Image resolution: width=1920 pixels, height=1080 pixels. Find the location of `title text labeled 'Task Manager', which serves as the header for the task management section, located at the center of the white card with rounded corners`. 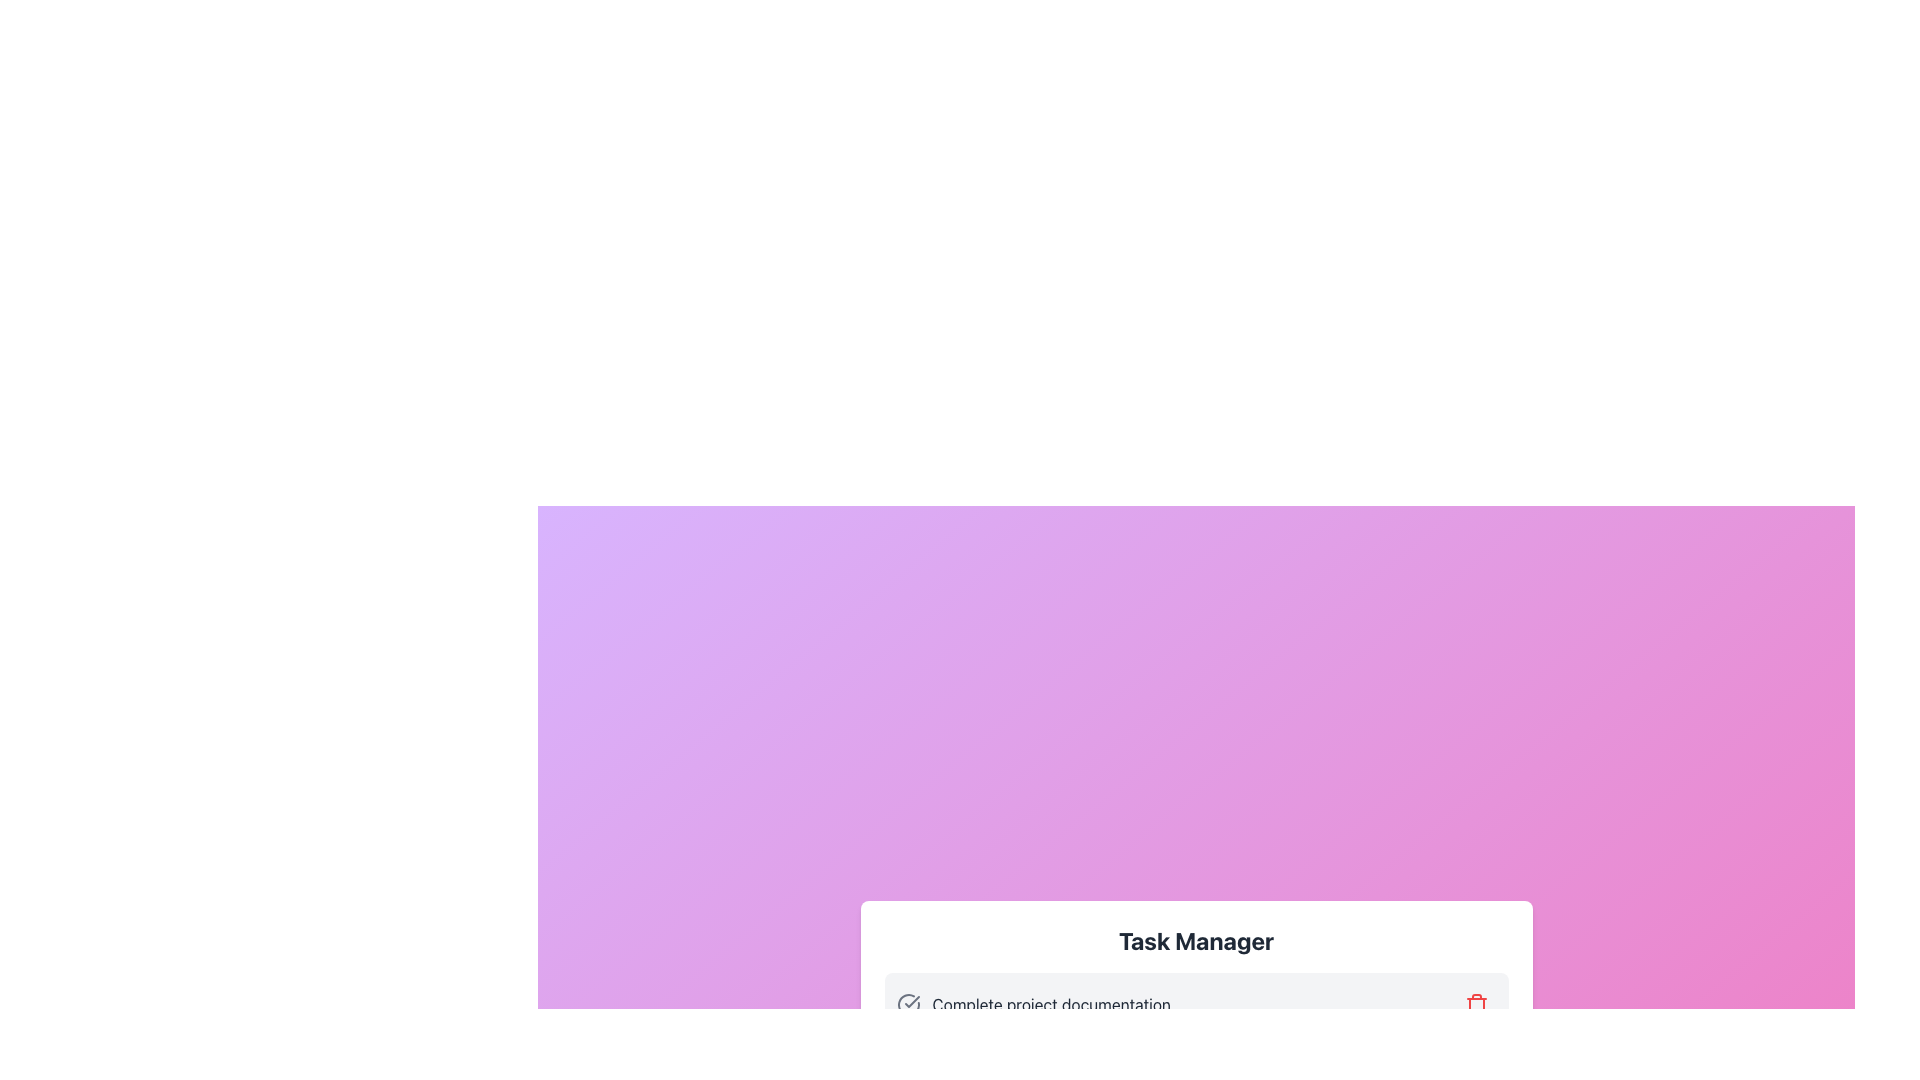

title text labeled 'Task Manager', which serves as the header for the task management section, located at the center of the white card with rounded corners is located at coordinates (1196, 941).